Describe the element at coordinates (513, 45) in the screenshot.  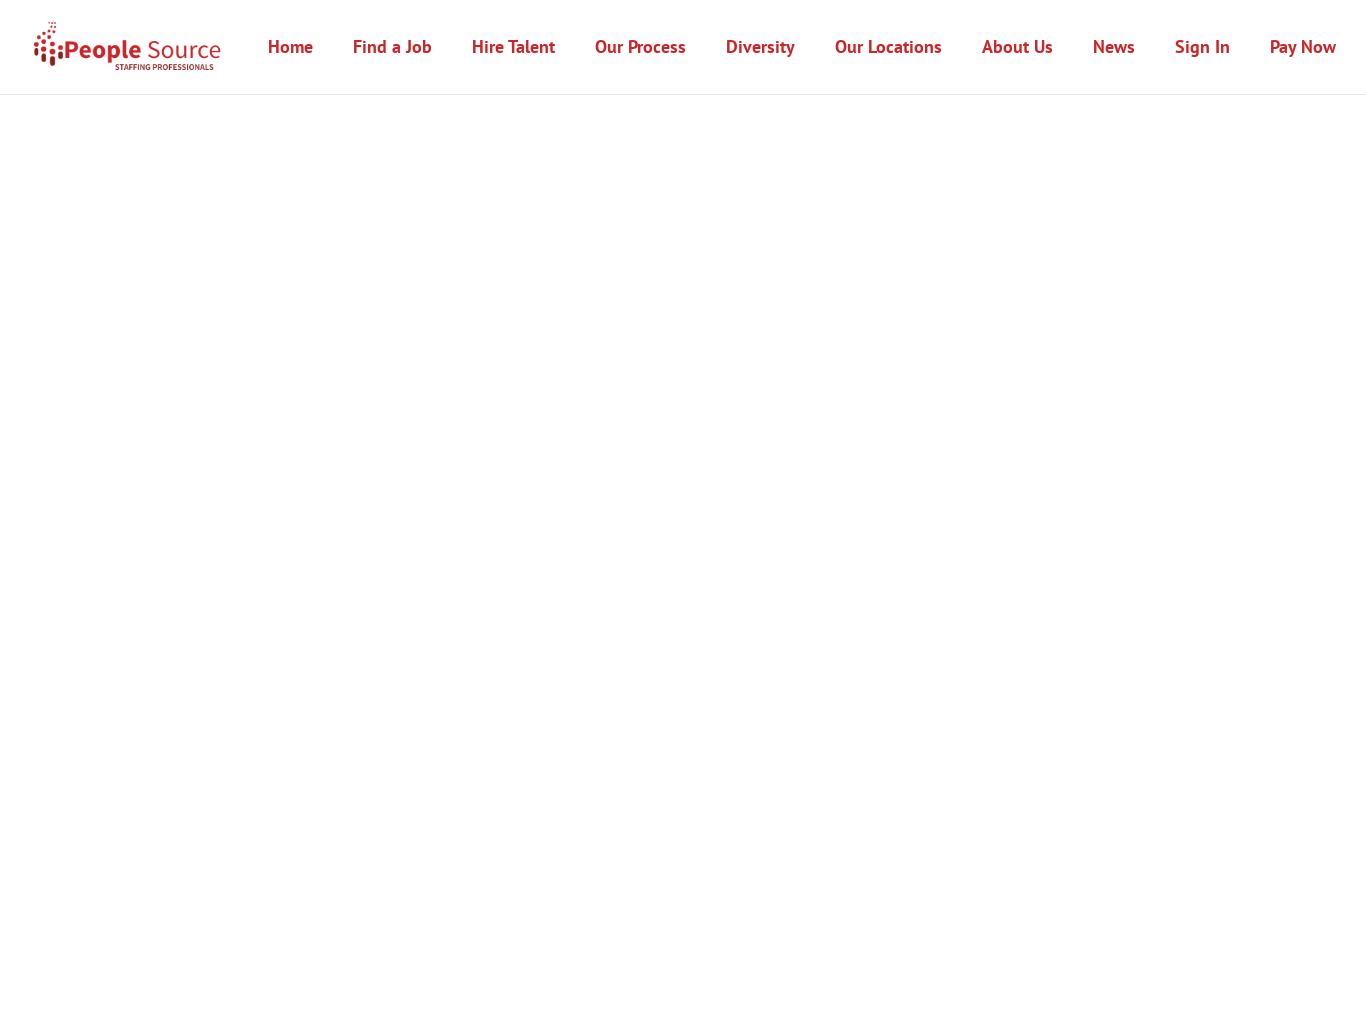
I see `'Hire Talent'` at that location.